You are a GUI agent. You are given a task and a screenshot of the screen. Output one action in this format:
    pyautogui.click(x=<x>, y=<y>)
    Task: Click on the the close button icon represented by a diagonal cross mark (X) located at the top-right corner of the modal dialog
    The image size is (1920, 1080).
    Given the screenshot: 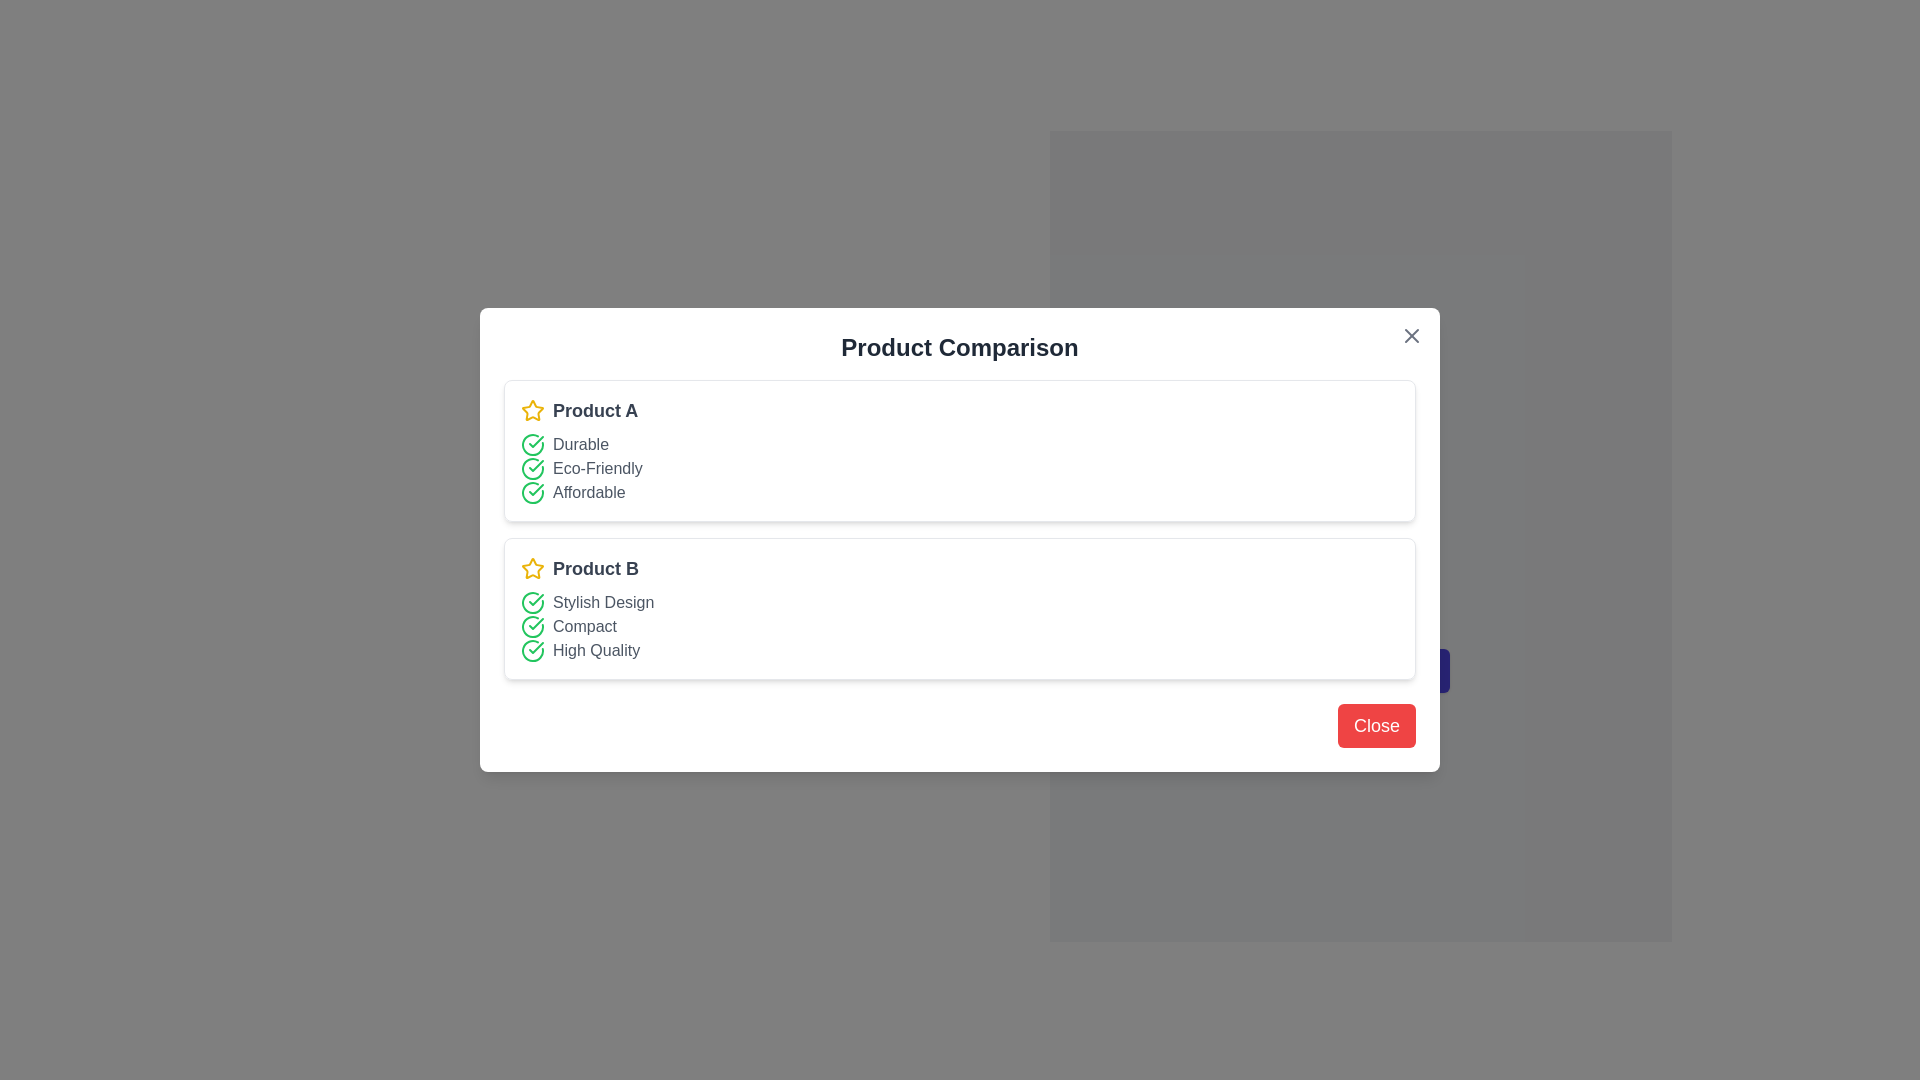 What is the action you would take?
    pyautogui.click(x=1410, y=334)
    